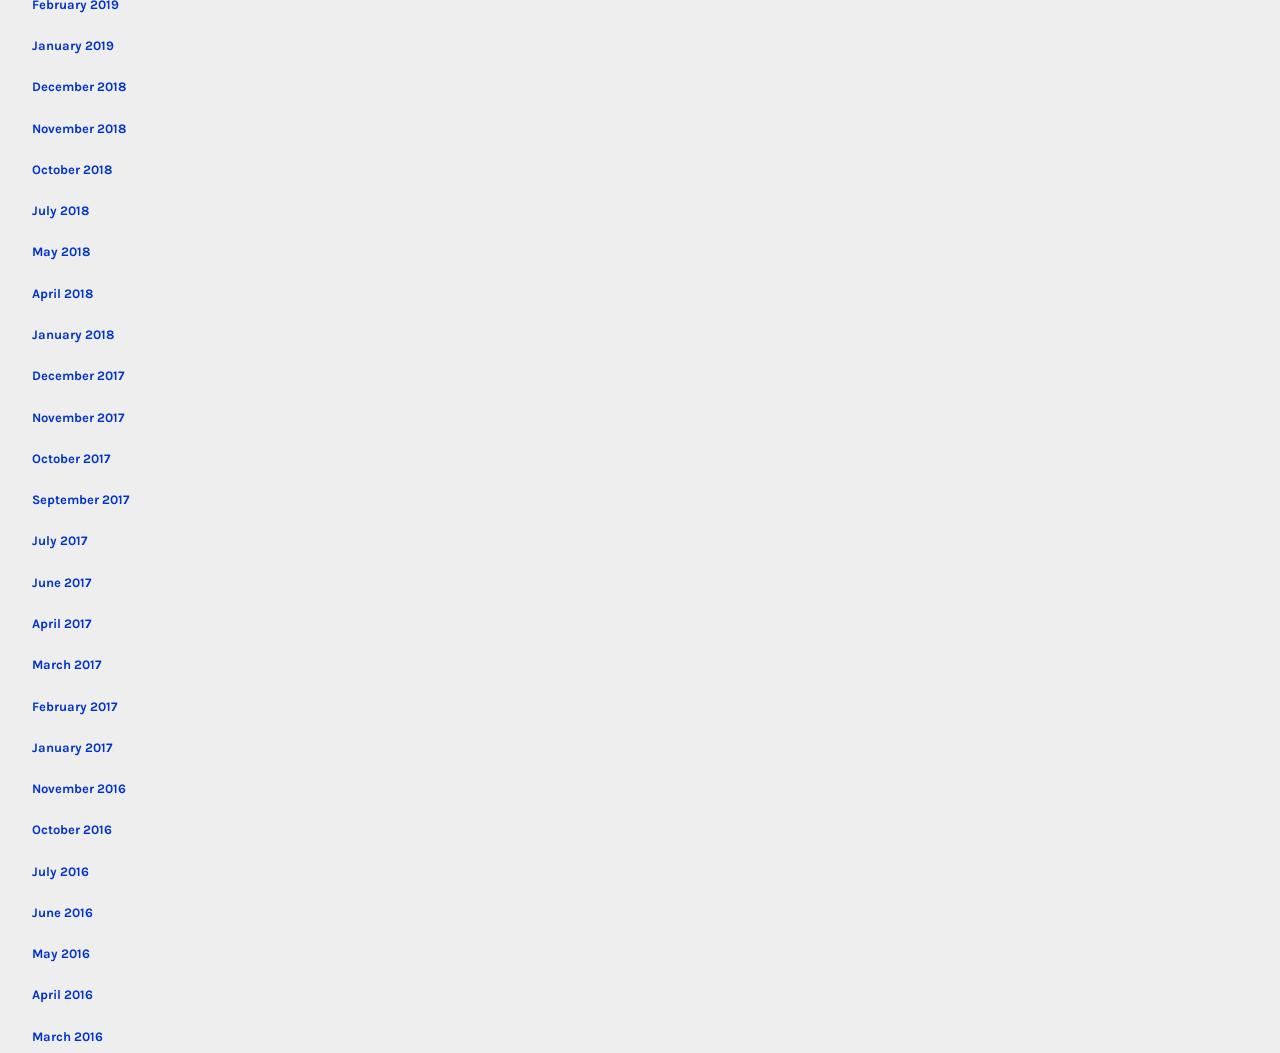 This screenshot has height=1053, width=1280. Describe the element at coordinates (77, 416) in the screenshot. I see `'November 2017'` at that location.